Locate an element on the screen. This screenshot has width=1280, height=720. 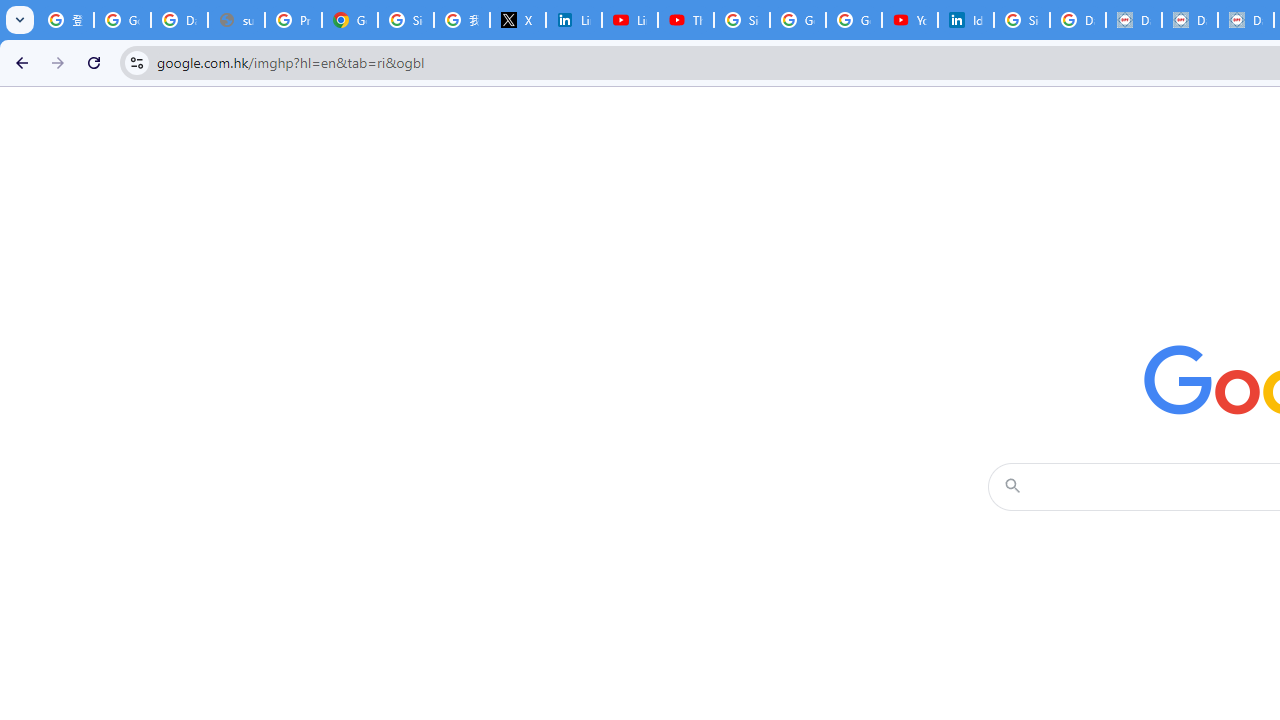
'Data Privacy Framework' is located at coordinates (1190, 20).